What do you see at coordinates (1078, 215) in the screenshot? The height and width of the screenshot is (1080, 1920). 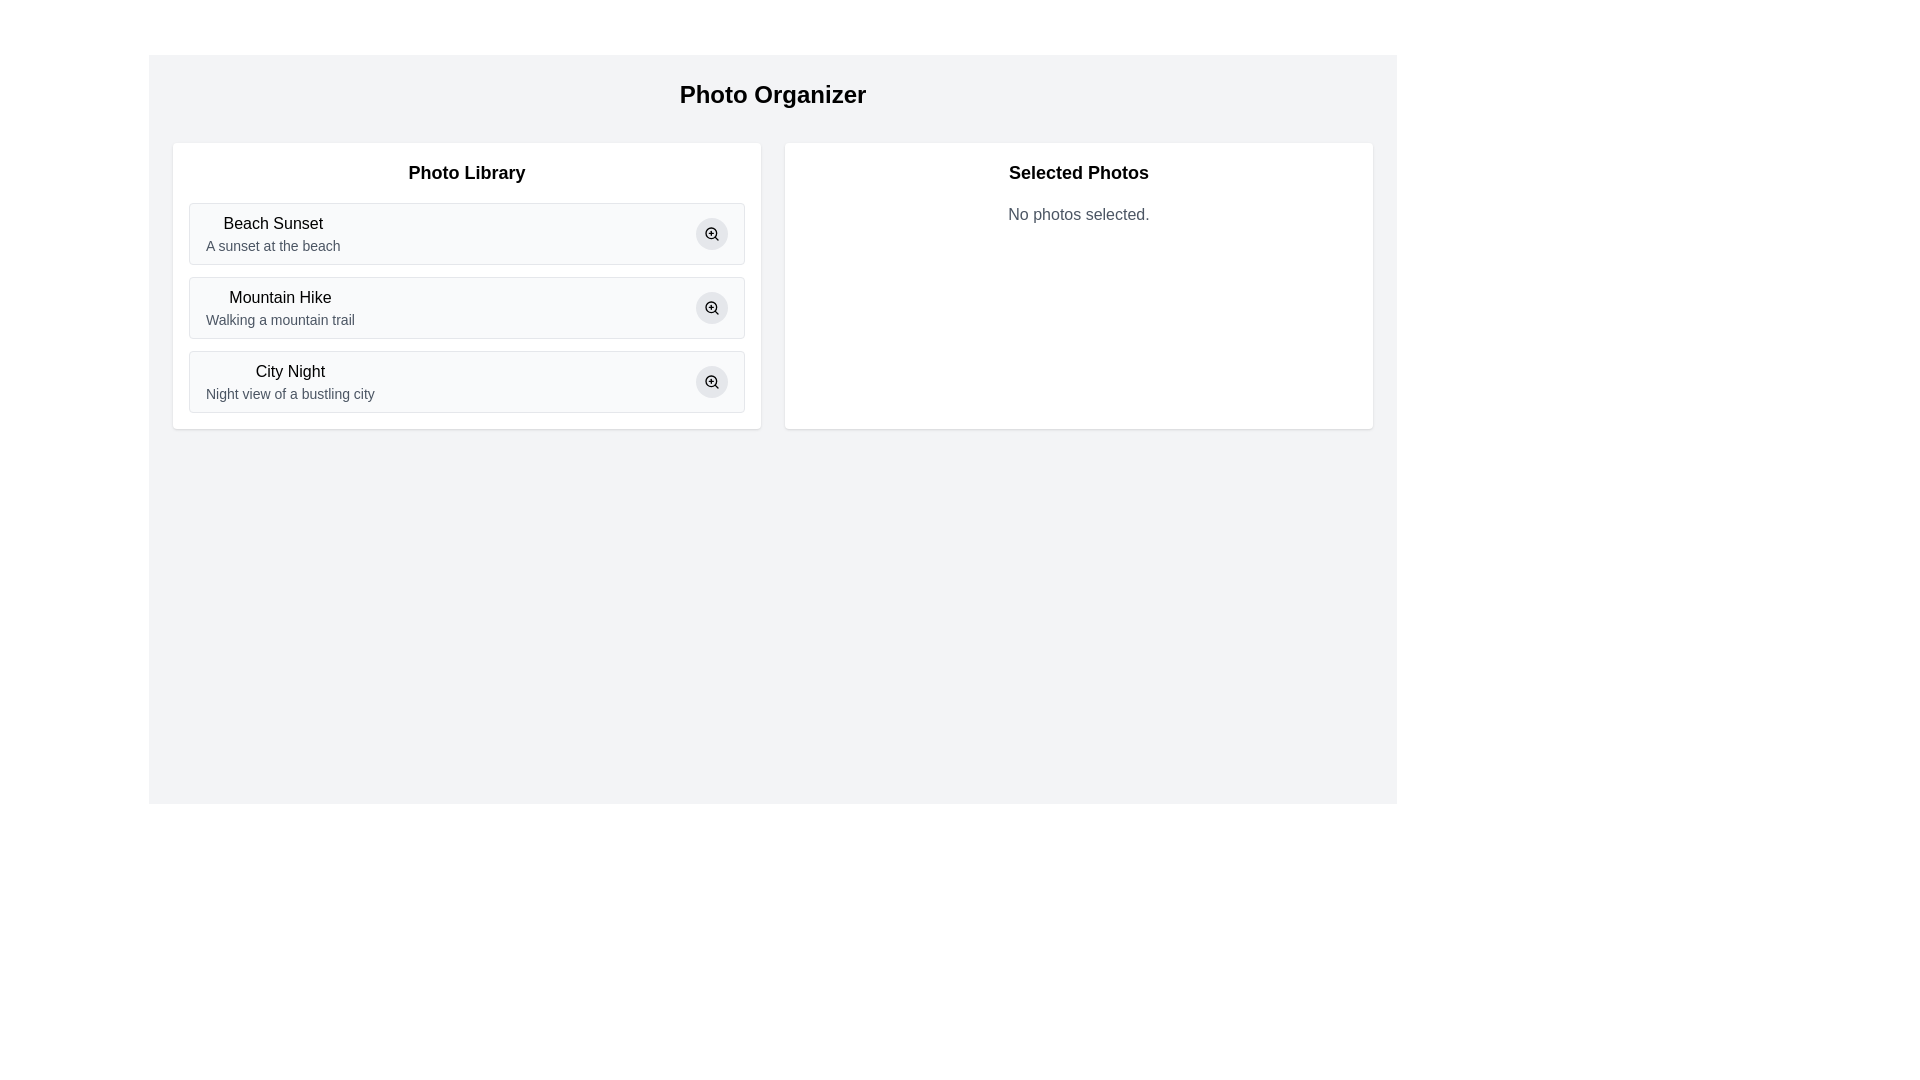 I see `the text element that informs the user that no photos have been selected yet, located in the right panel labeled 'Selected Photos' directly below the header` at bounding box center [1078, 215].